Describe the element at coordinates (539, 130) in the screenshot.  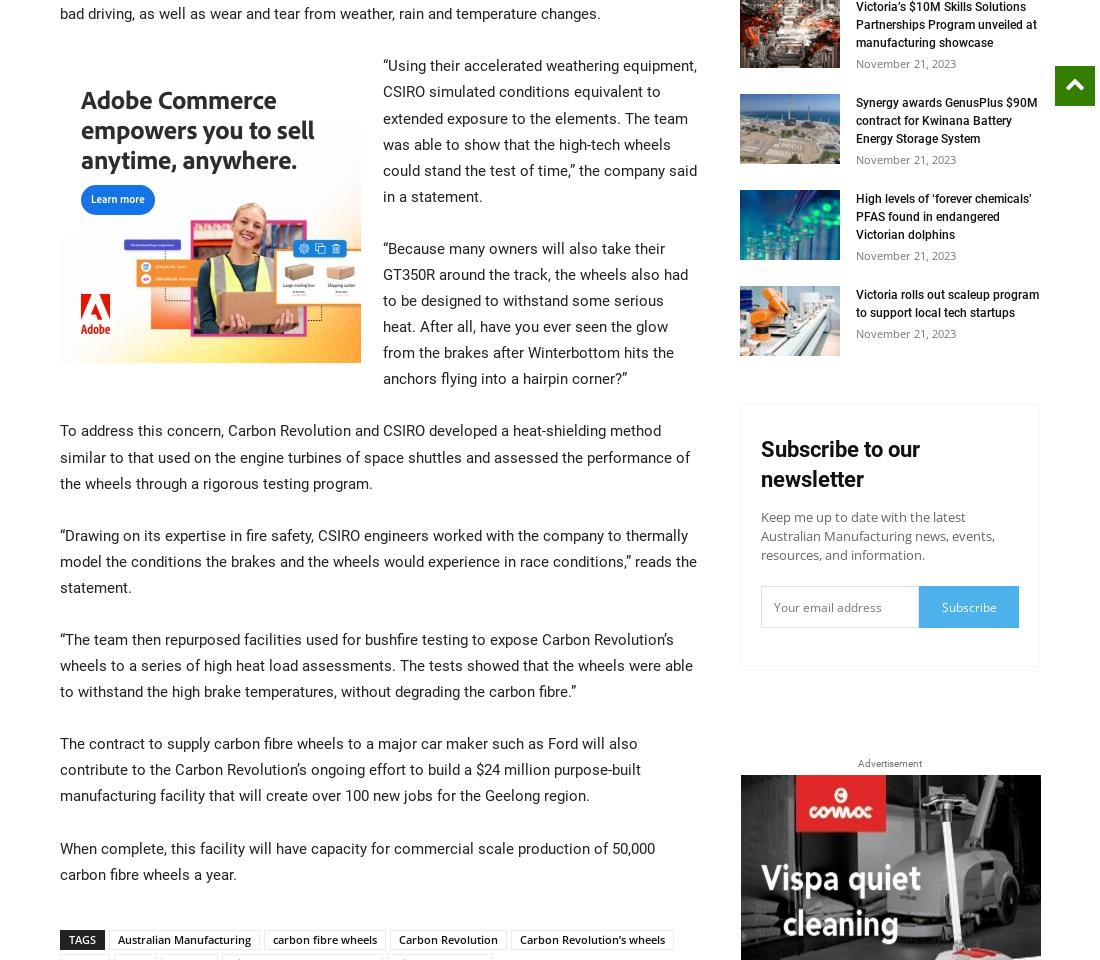
I see `'“Using their accelerated weathering equipment, CSIRO simulated conditions equivalent to extended exposure to the elements. The team was able to show that the high-tech wheels could stand the test of time,” the company said in a statement.'` at that location.